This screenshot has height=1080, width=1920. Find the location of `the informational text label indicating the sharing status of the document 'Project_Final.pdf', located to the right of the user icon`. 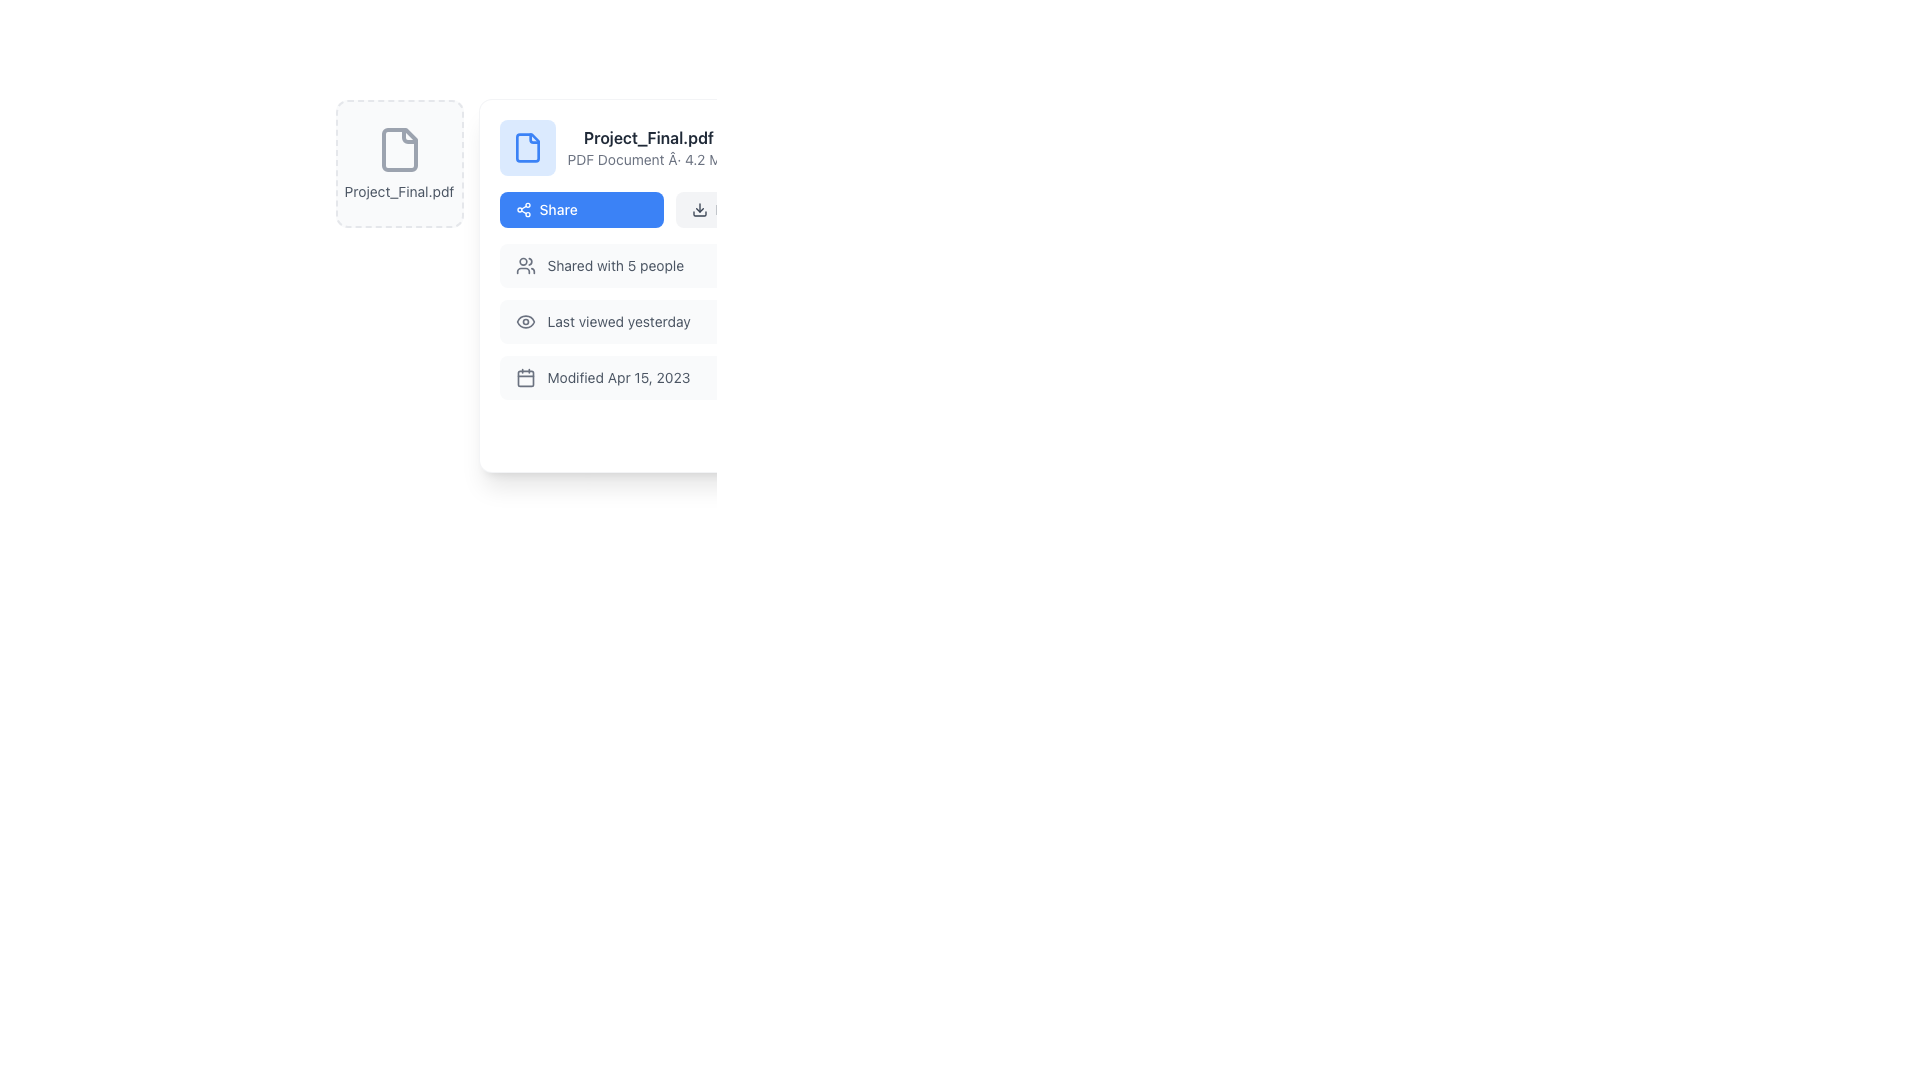

the informational text label indicating the sharing status of the document 'Project_Final.pdf', located to the right of the user icon is located at coordinates (614, 265).